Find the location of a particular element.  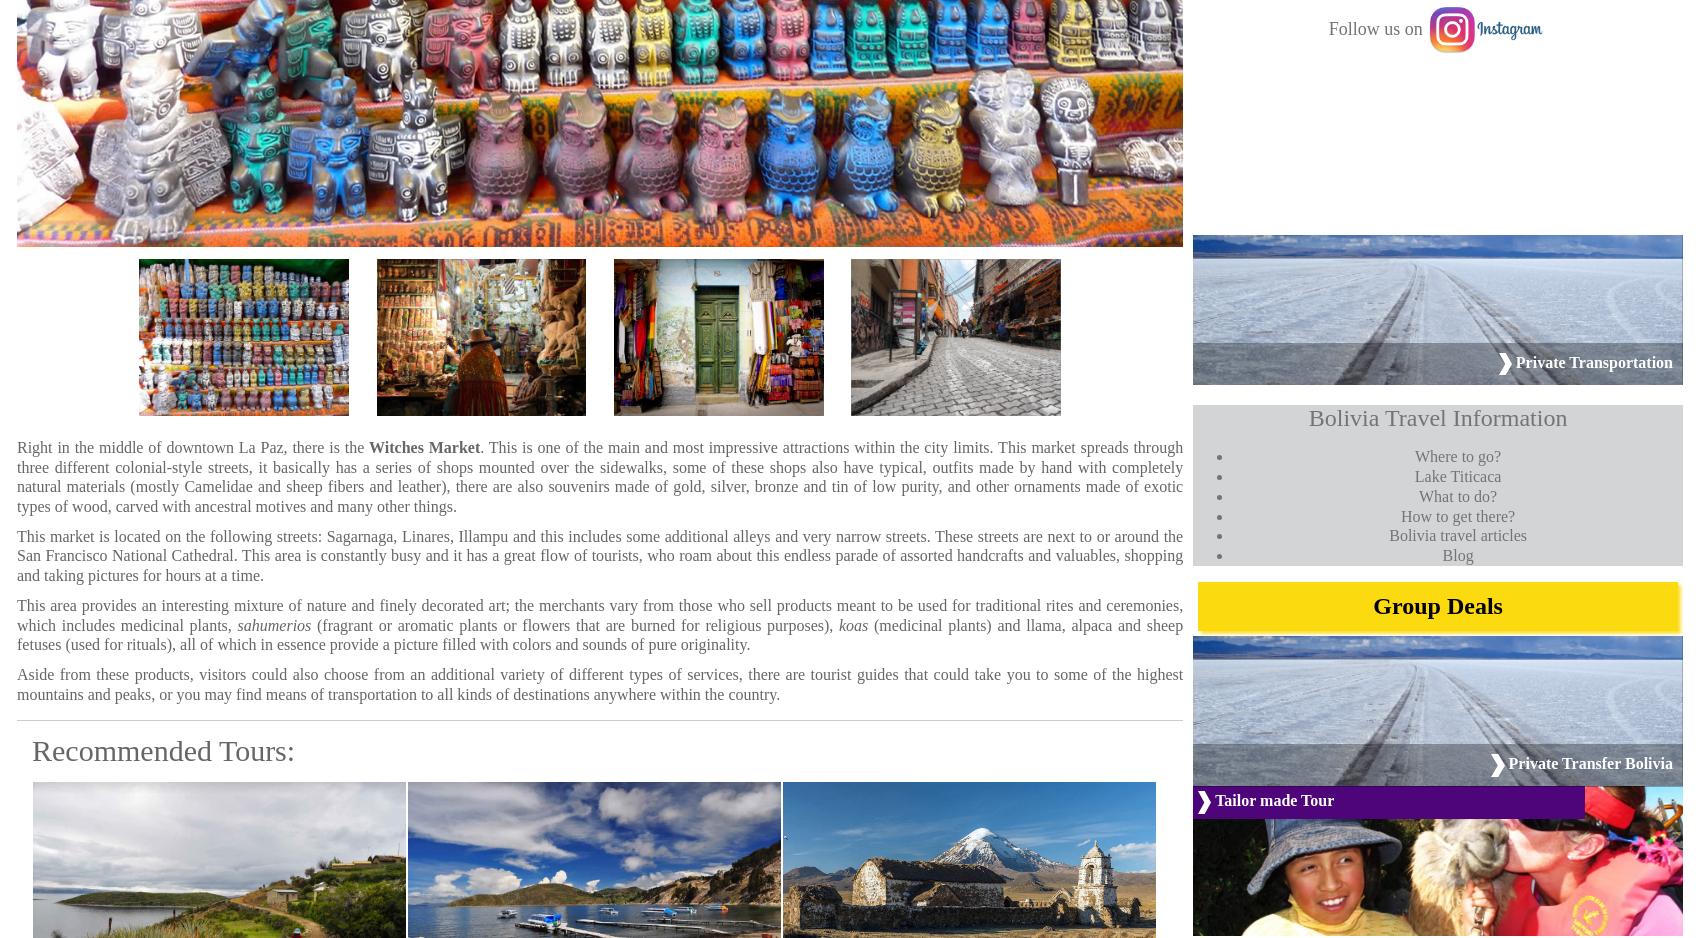

'Recommended Tours:' is located at coordinates (162, 750).